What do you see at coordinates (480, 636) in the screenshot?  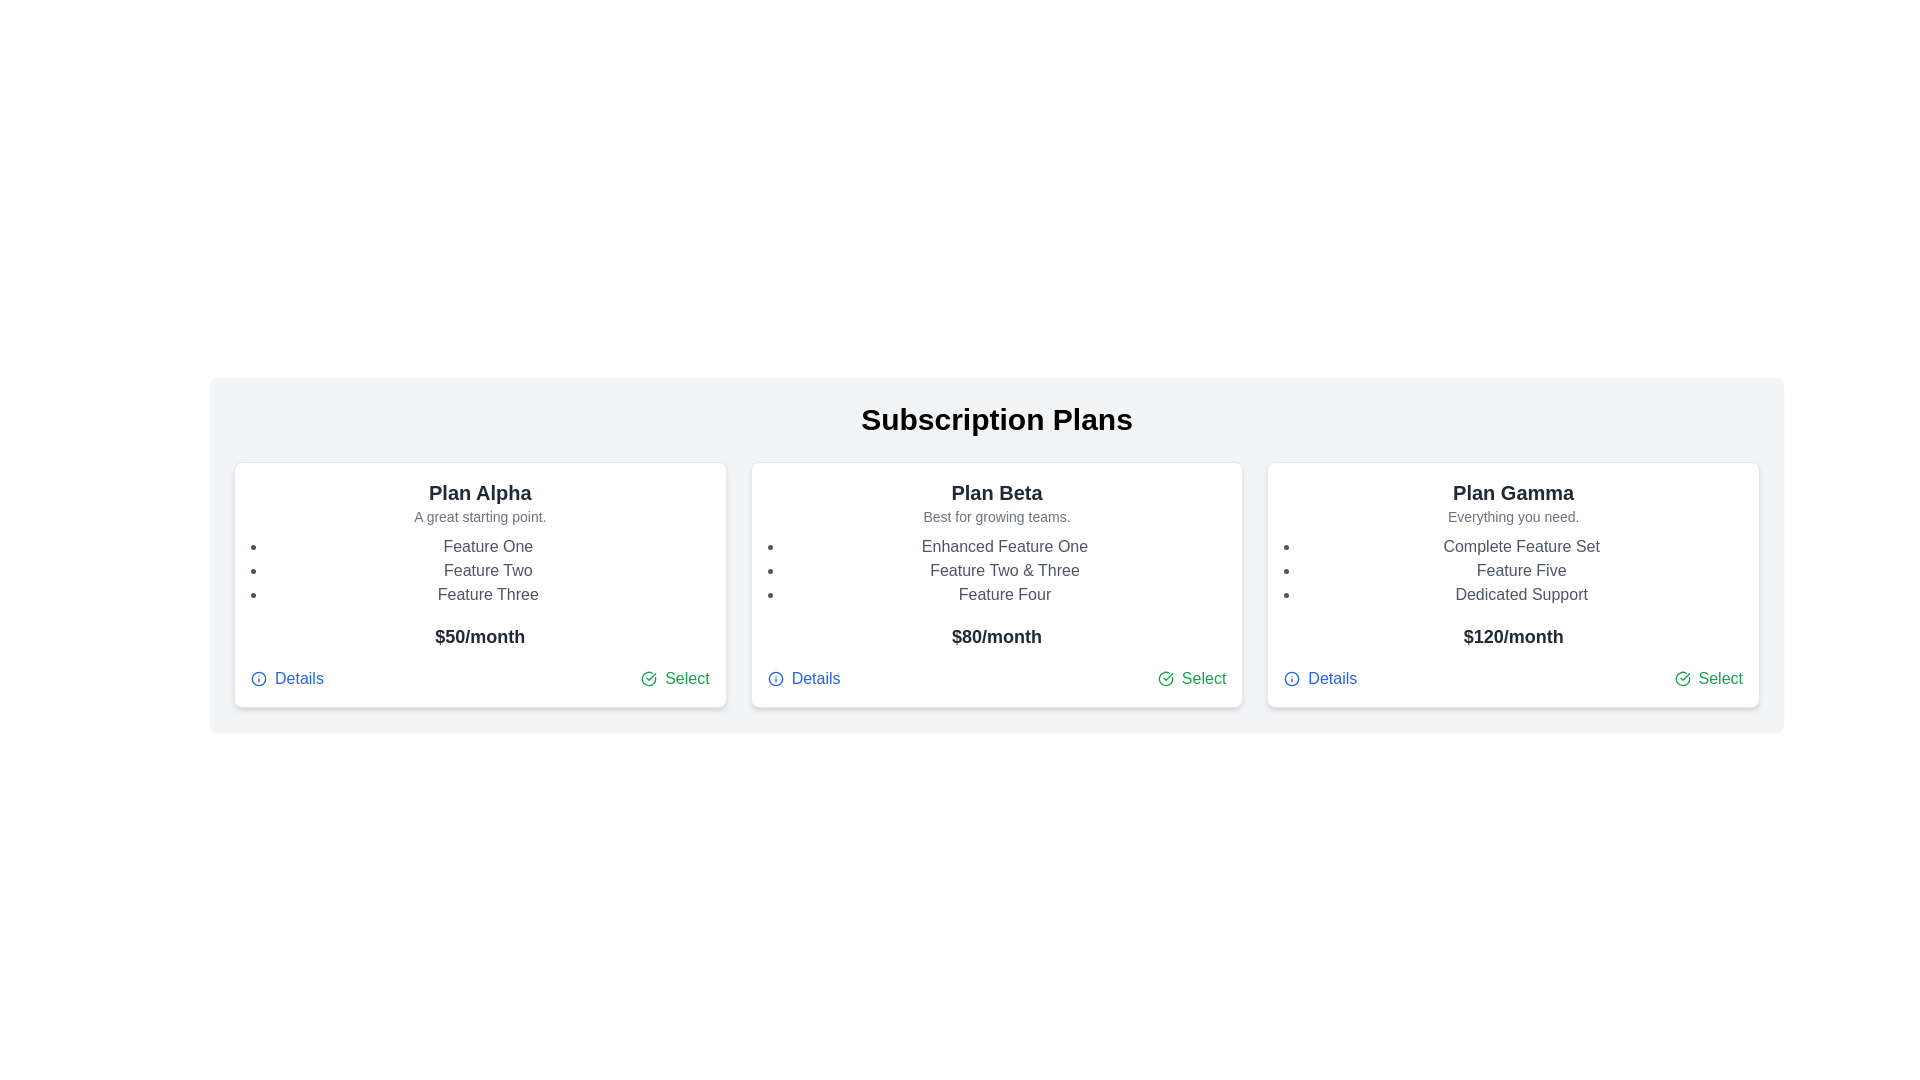 I see `the text label displaying the cost of the 'Plan Alpha' subscription located in the lower section of the subscription card, between the features and the interactive options` at bounding box center [480, 636].